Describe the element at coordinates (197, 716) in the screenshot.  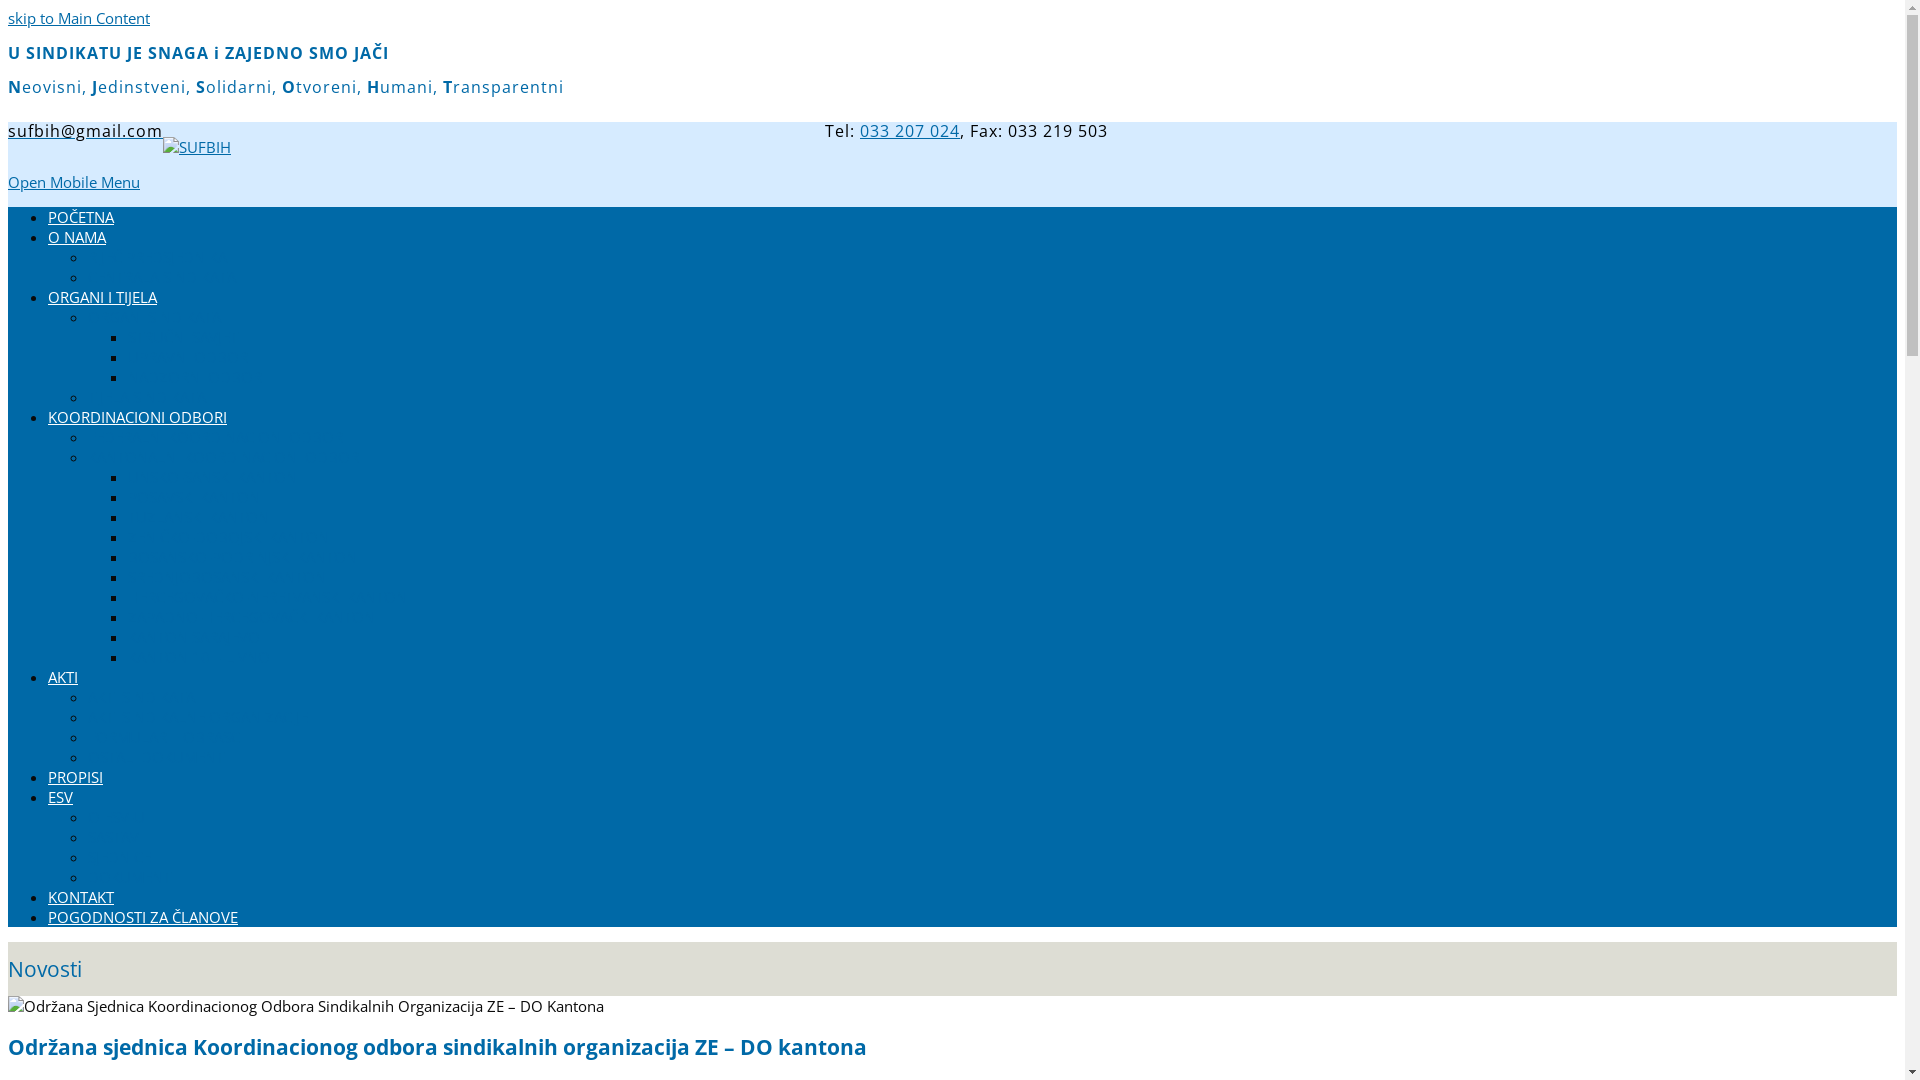
I see `'AKTI SINDIKALNE ORGANIZACIJE'` at that location.